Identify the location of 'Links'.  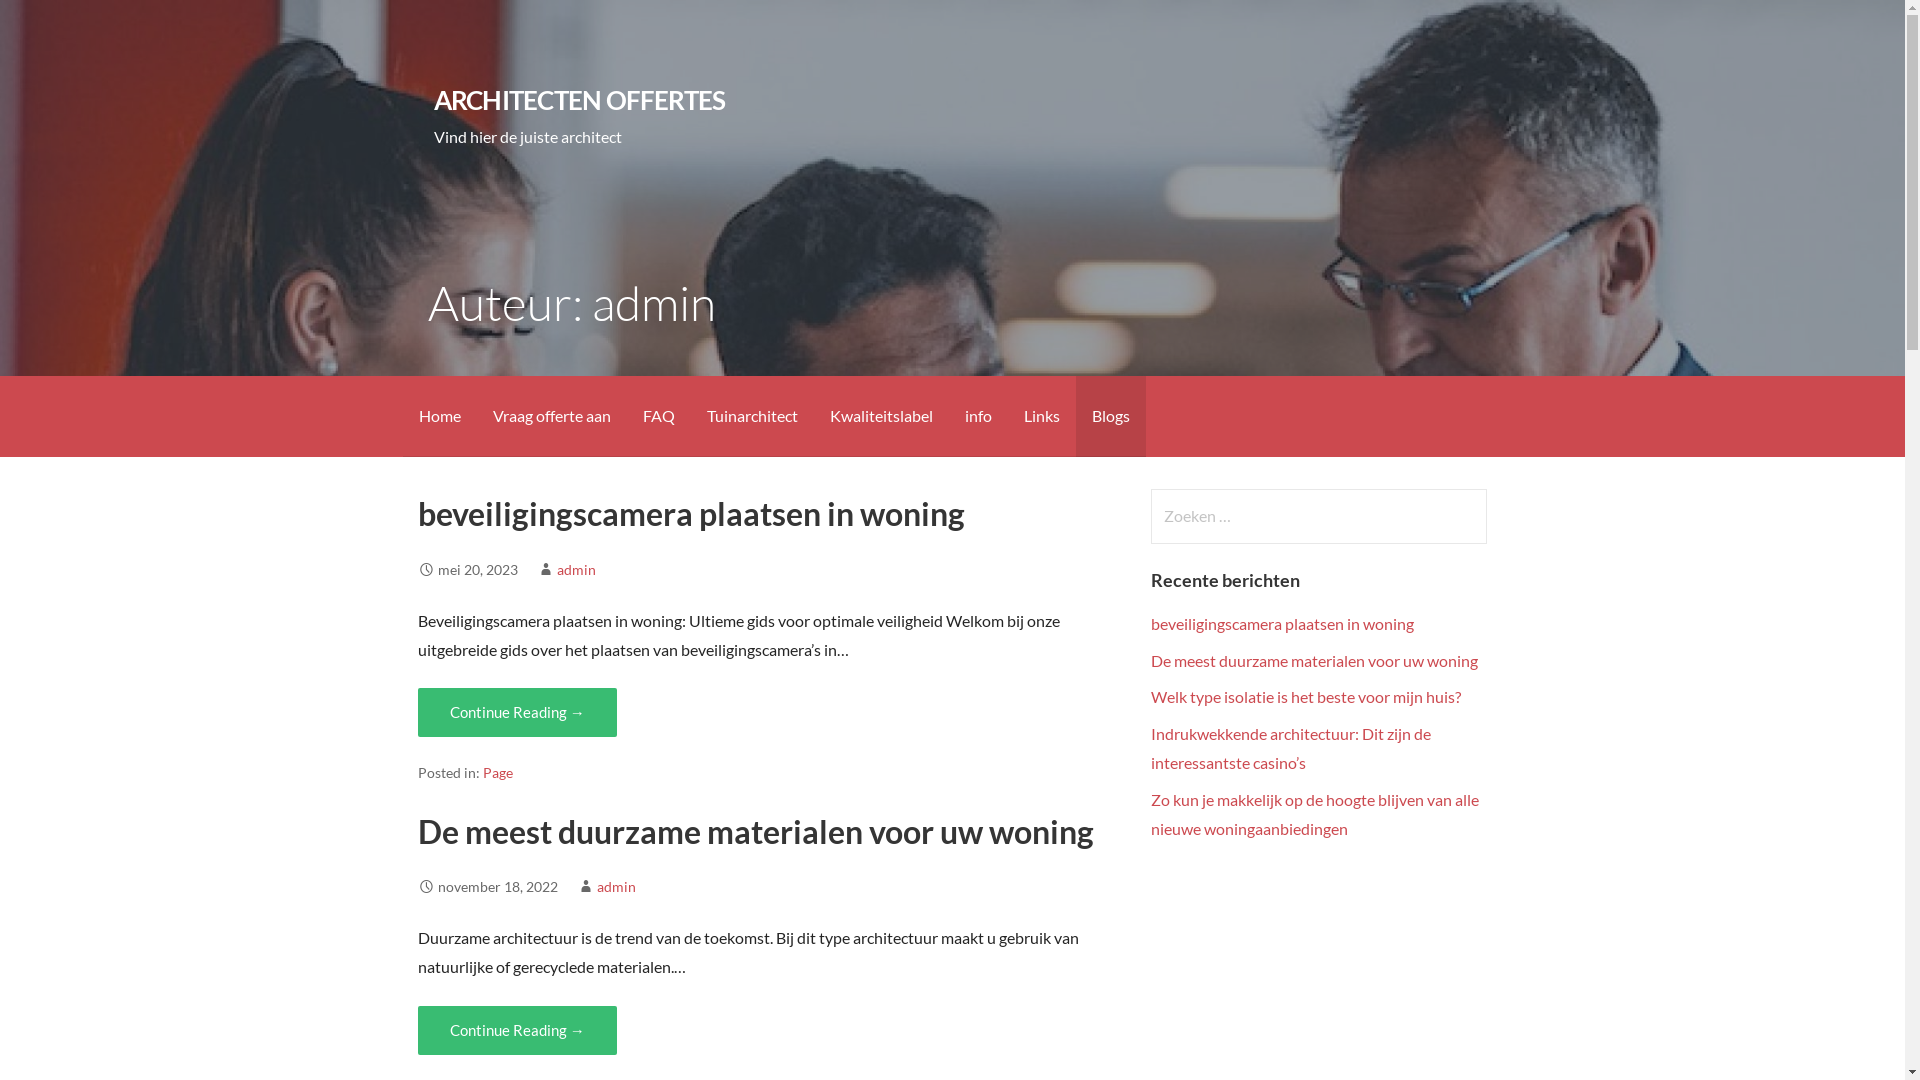
(1040, 415).